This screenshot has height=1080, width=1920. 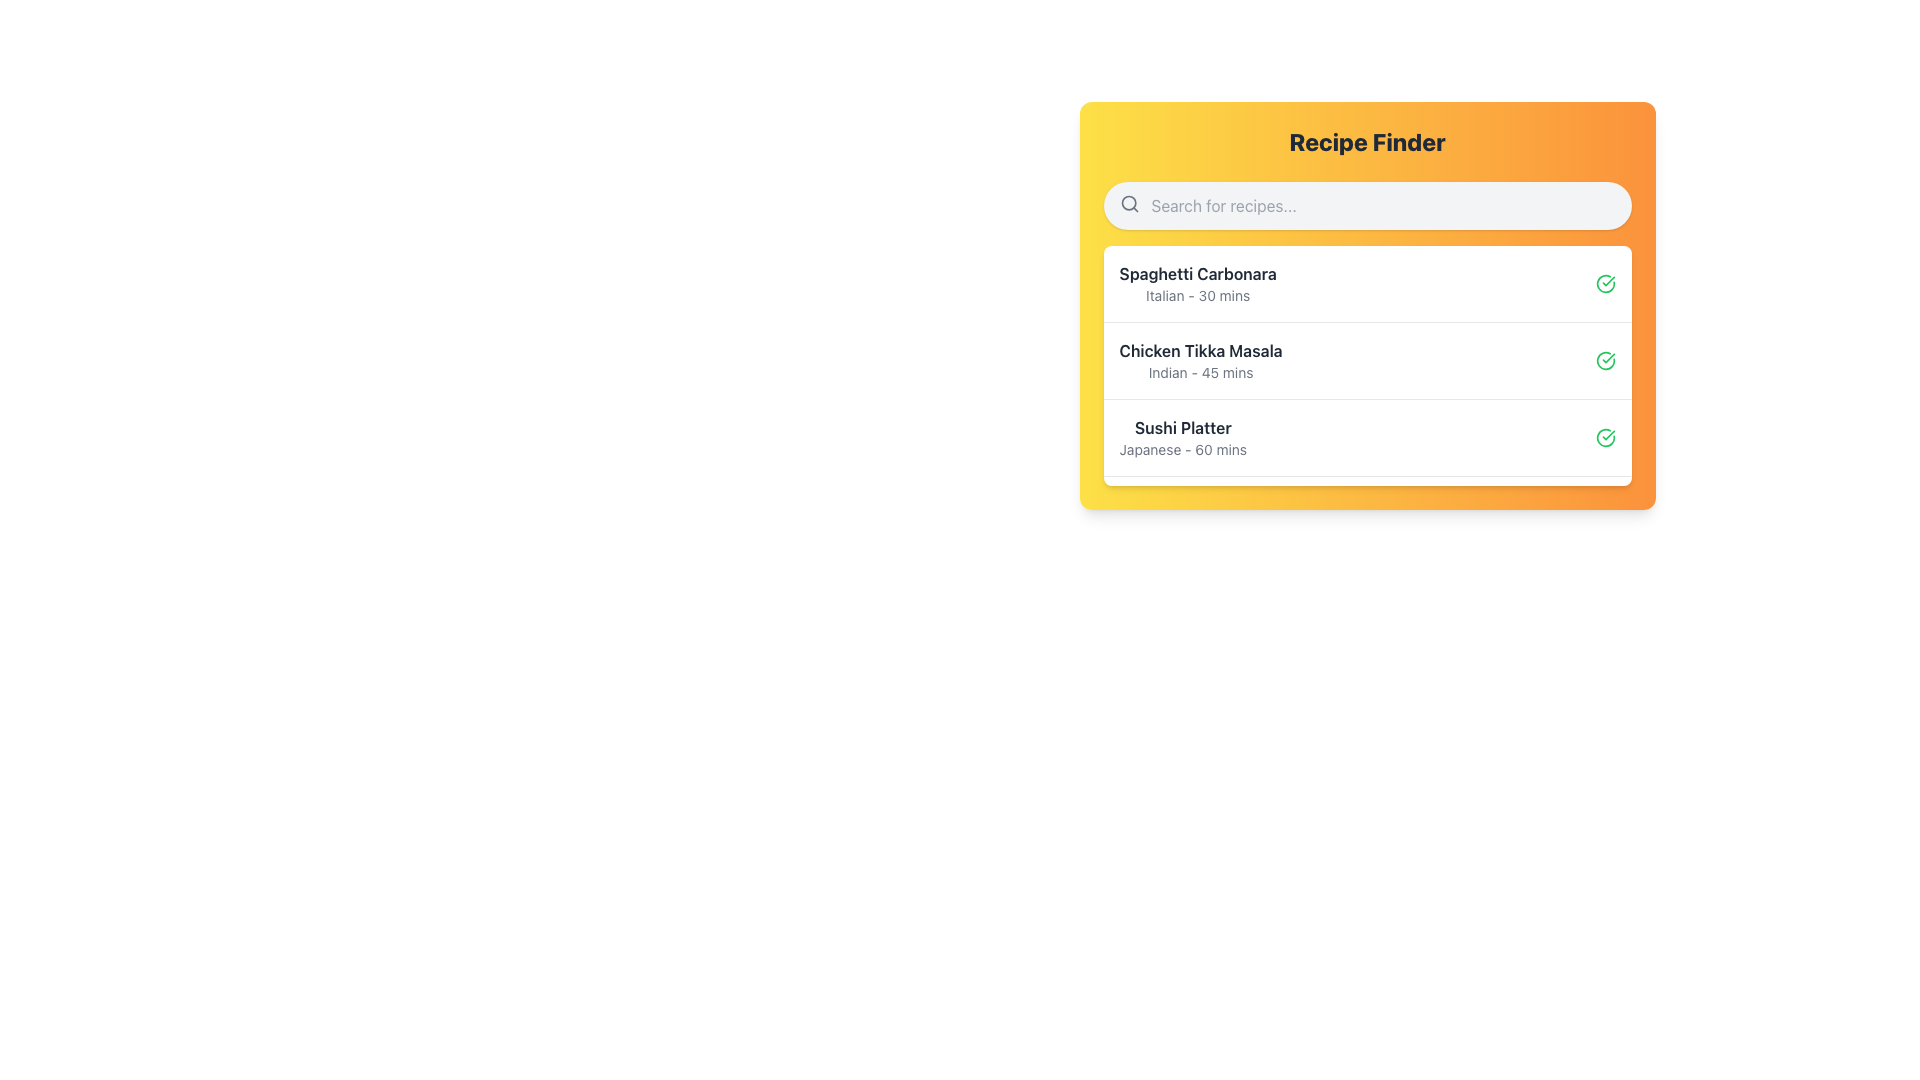 I want to click on the text block labeled 'Sushi Platter', so click(x=1183, y=437).